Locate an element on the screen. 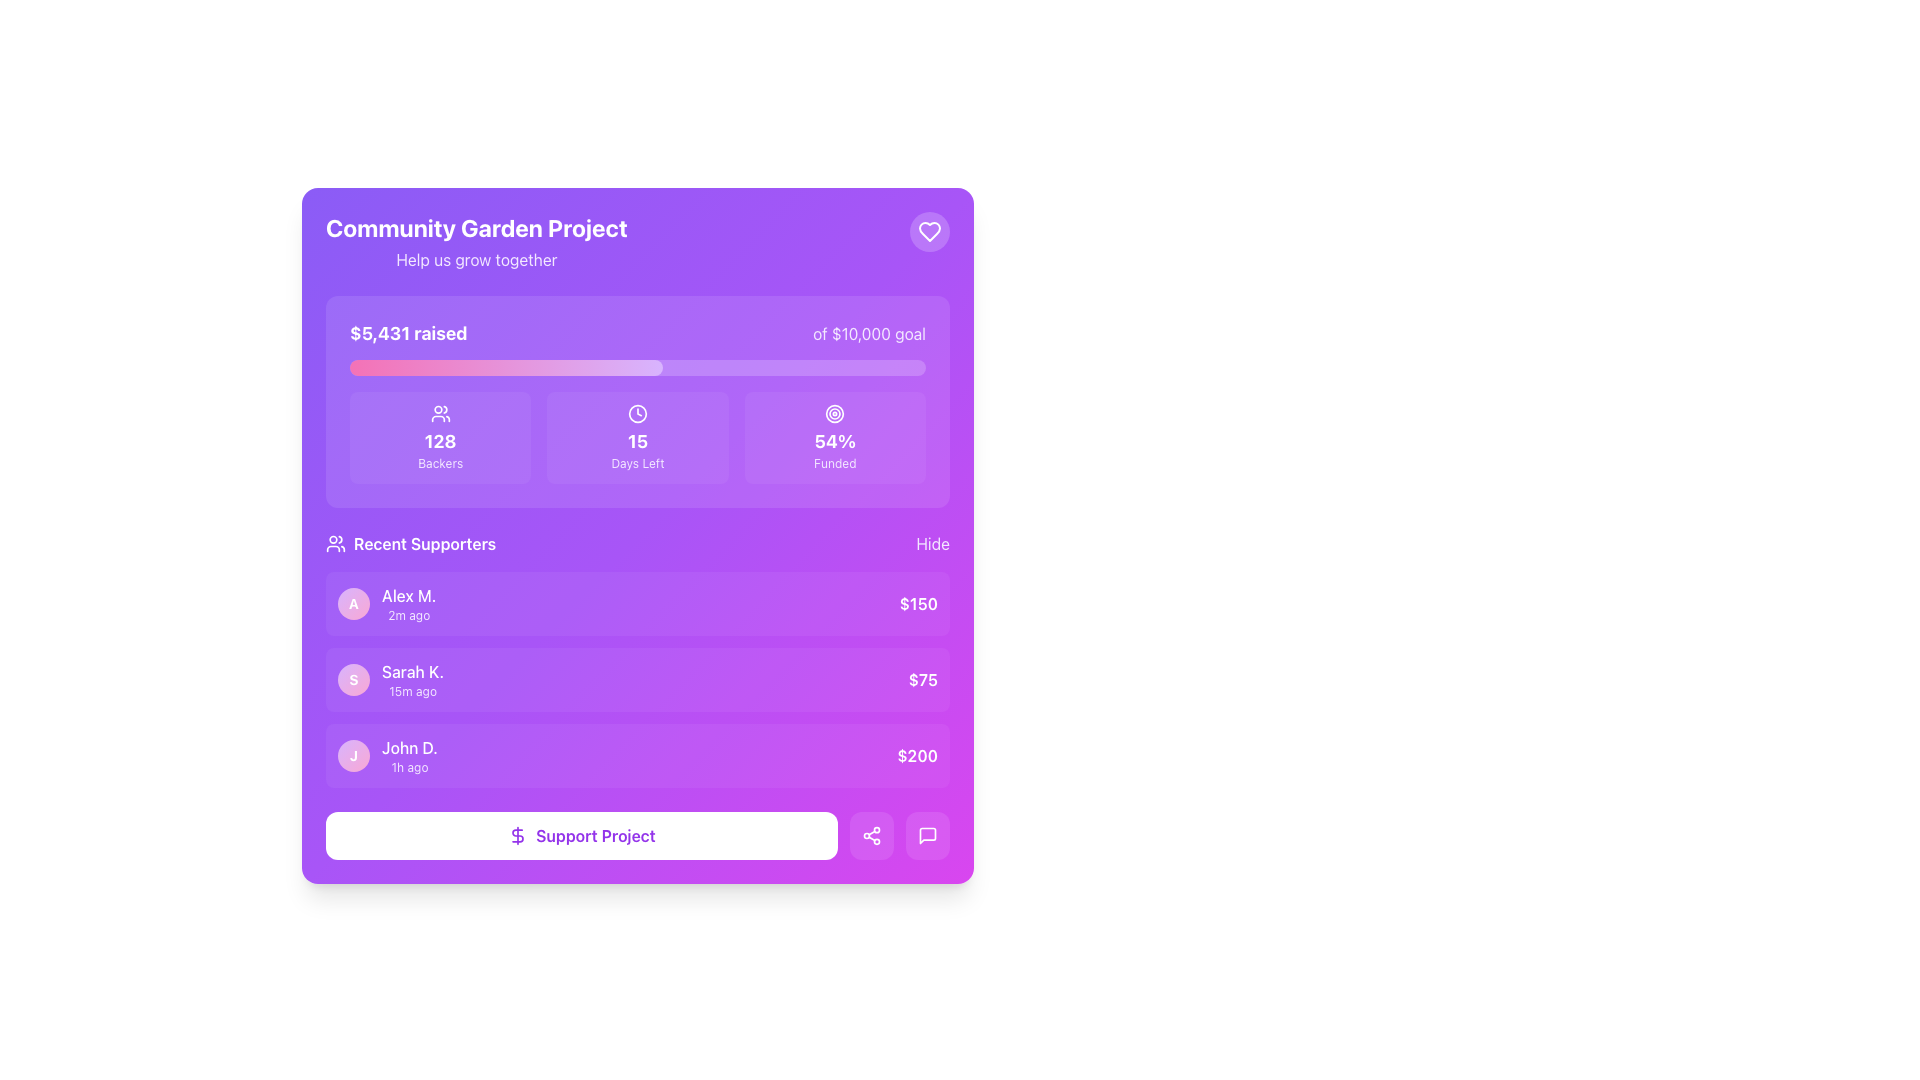  the first item in the 'Recent Supporters' list is located at coordinates (637, 603).